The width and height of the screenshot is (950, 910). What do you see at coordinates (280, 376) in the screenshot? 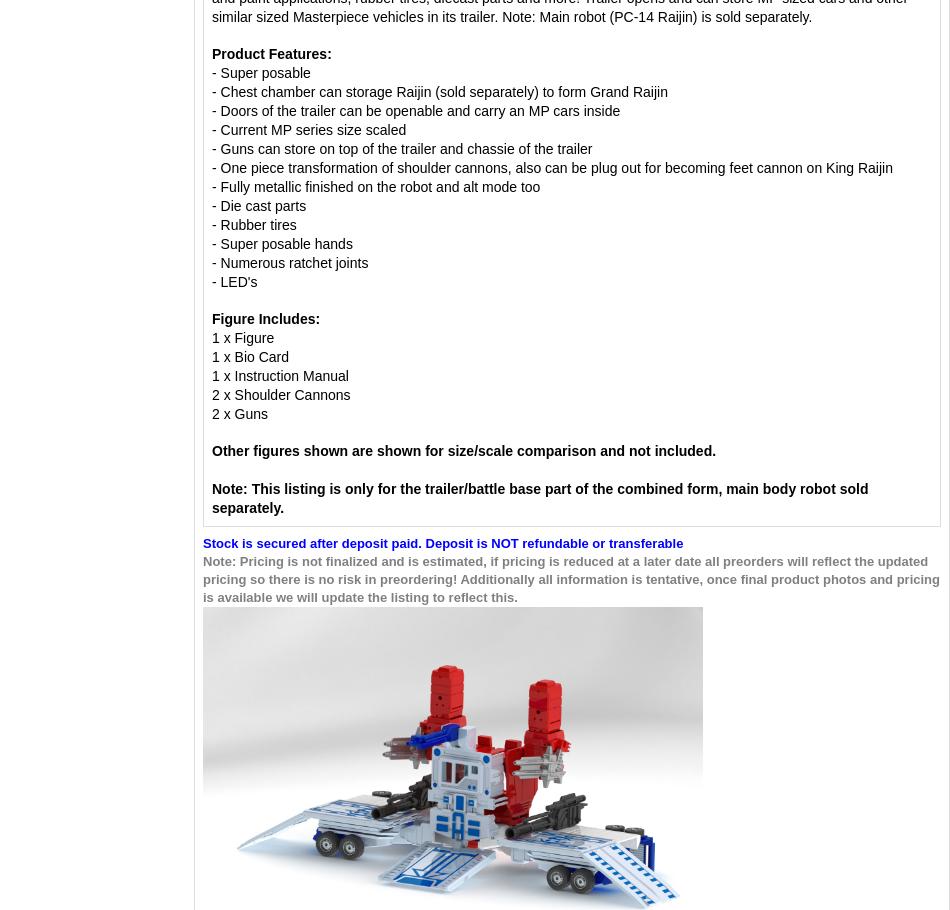
I see `'1 x Instruction Manual'` at bounding box center [280, 376].